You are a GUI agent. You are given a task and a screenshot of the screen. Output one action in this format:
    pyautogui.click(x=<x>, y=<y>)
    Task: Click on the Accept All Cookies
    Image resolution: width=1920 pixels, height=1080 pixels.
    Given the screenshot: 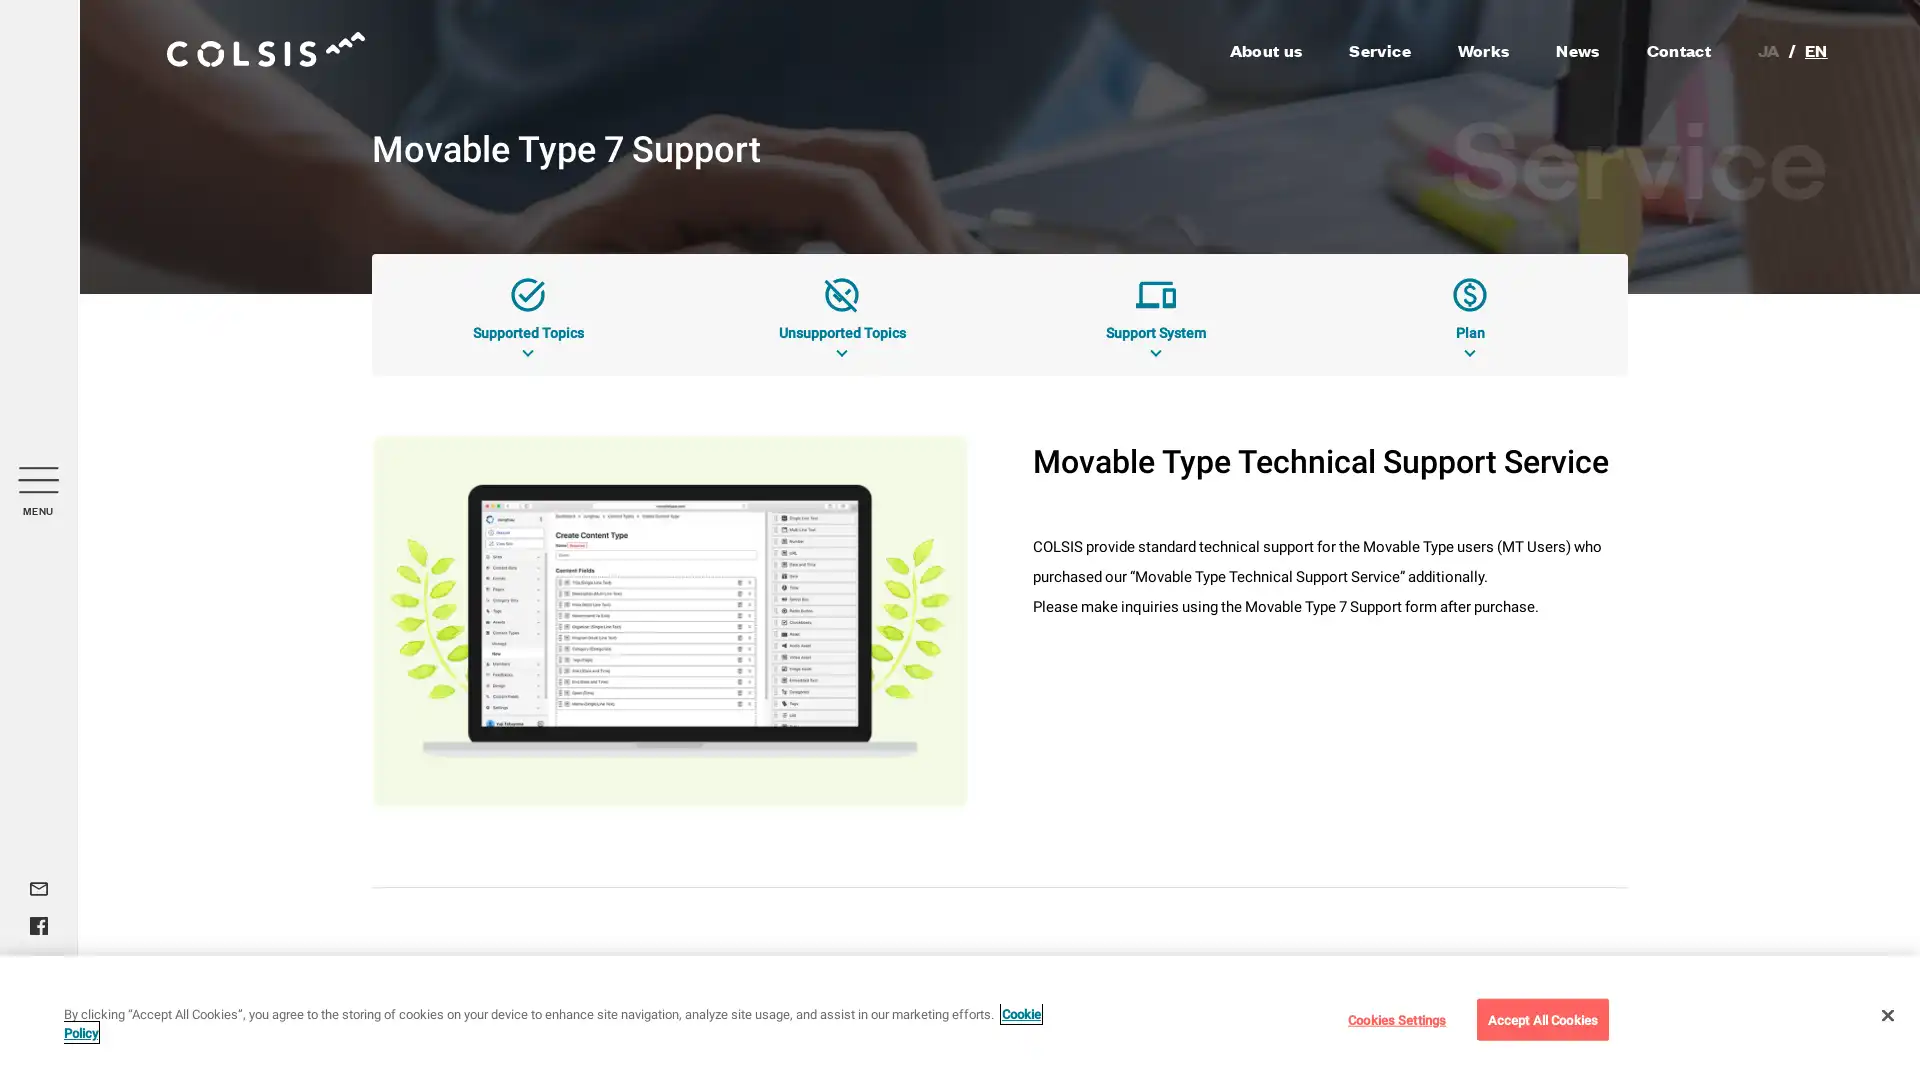 What is the action you would take?
    pyautogui.click(x=1541, y=1018)
    